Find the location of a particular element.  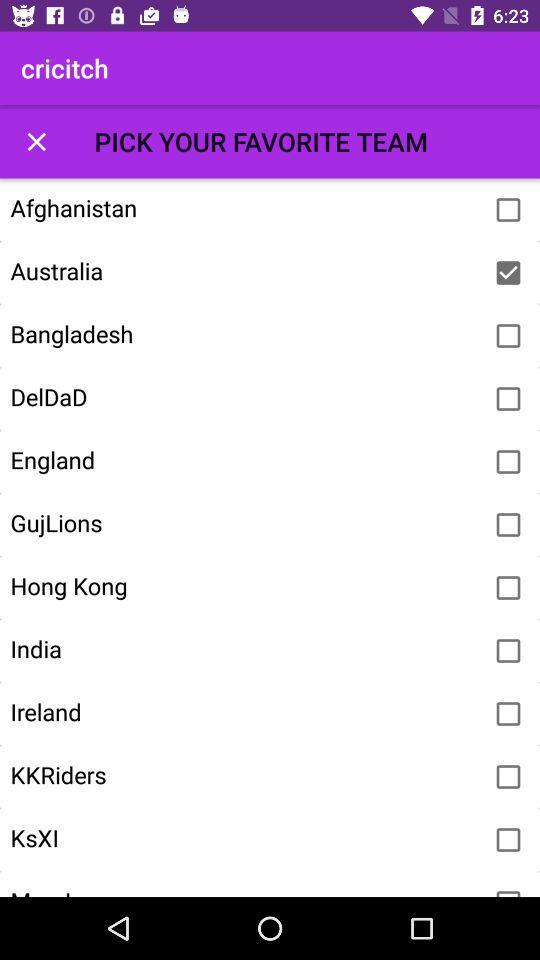

the list is located at coordinates (36, 140).